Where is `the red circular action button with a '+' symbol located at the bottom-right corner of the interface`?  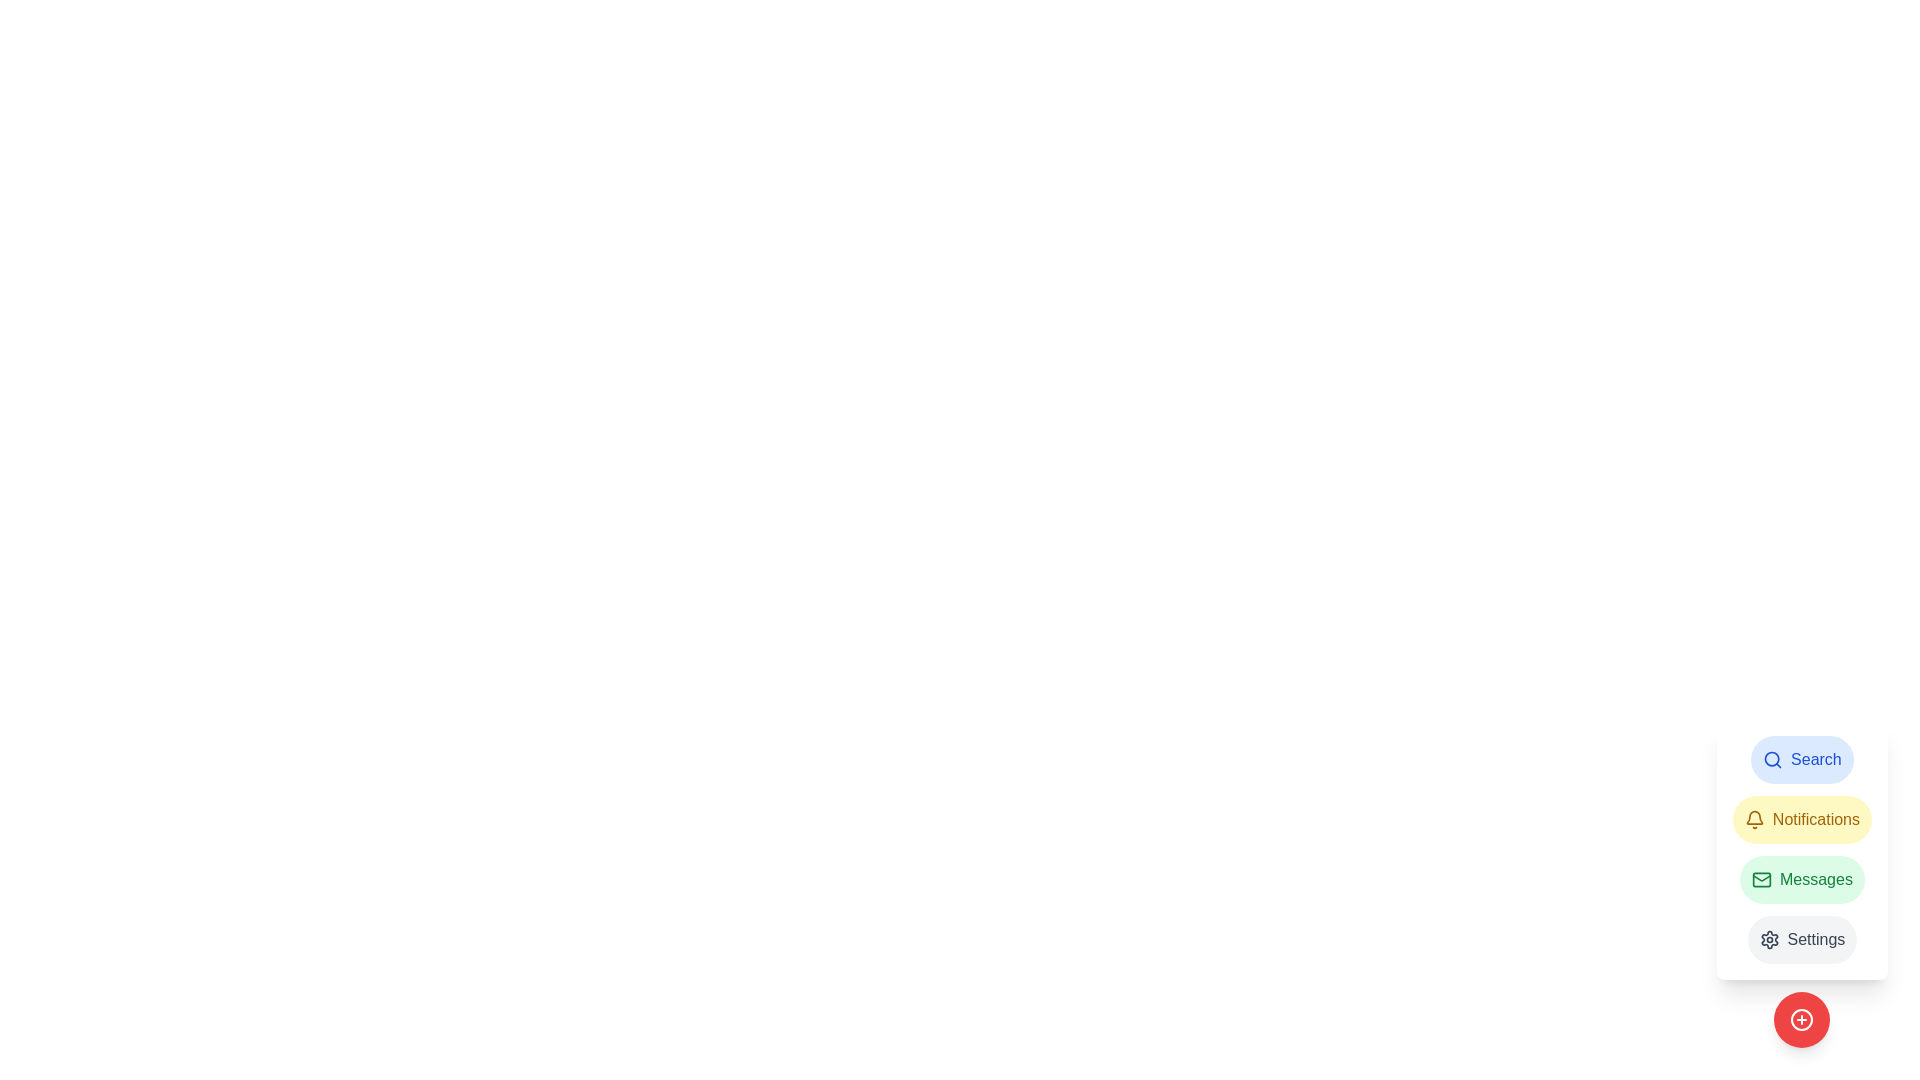 the red circular action button with a '+' symbol located at the bottom-right corner of the interface is located at coordinates (1802, 1019).